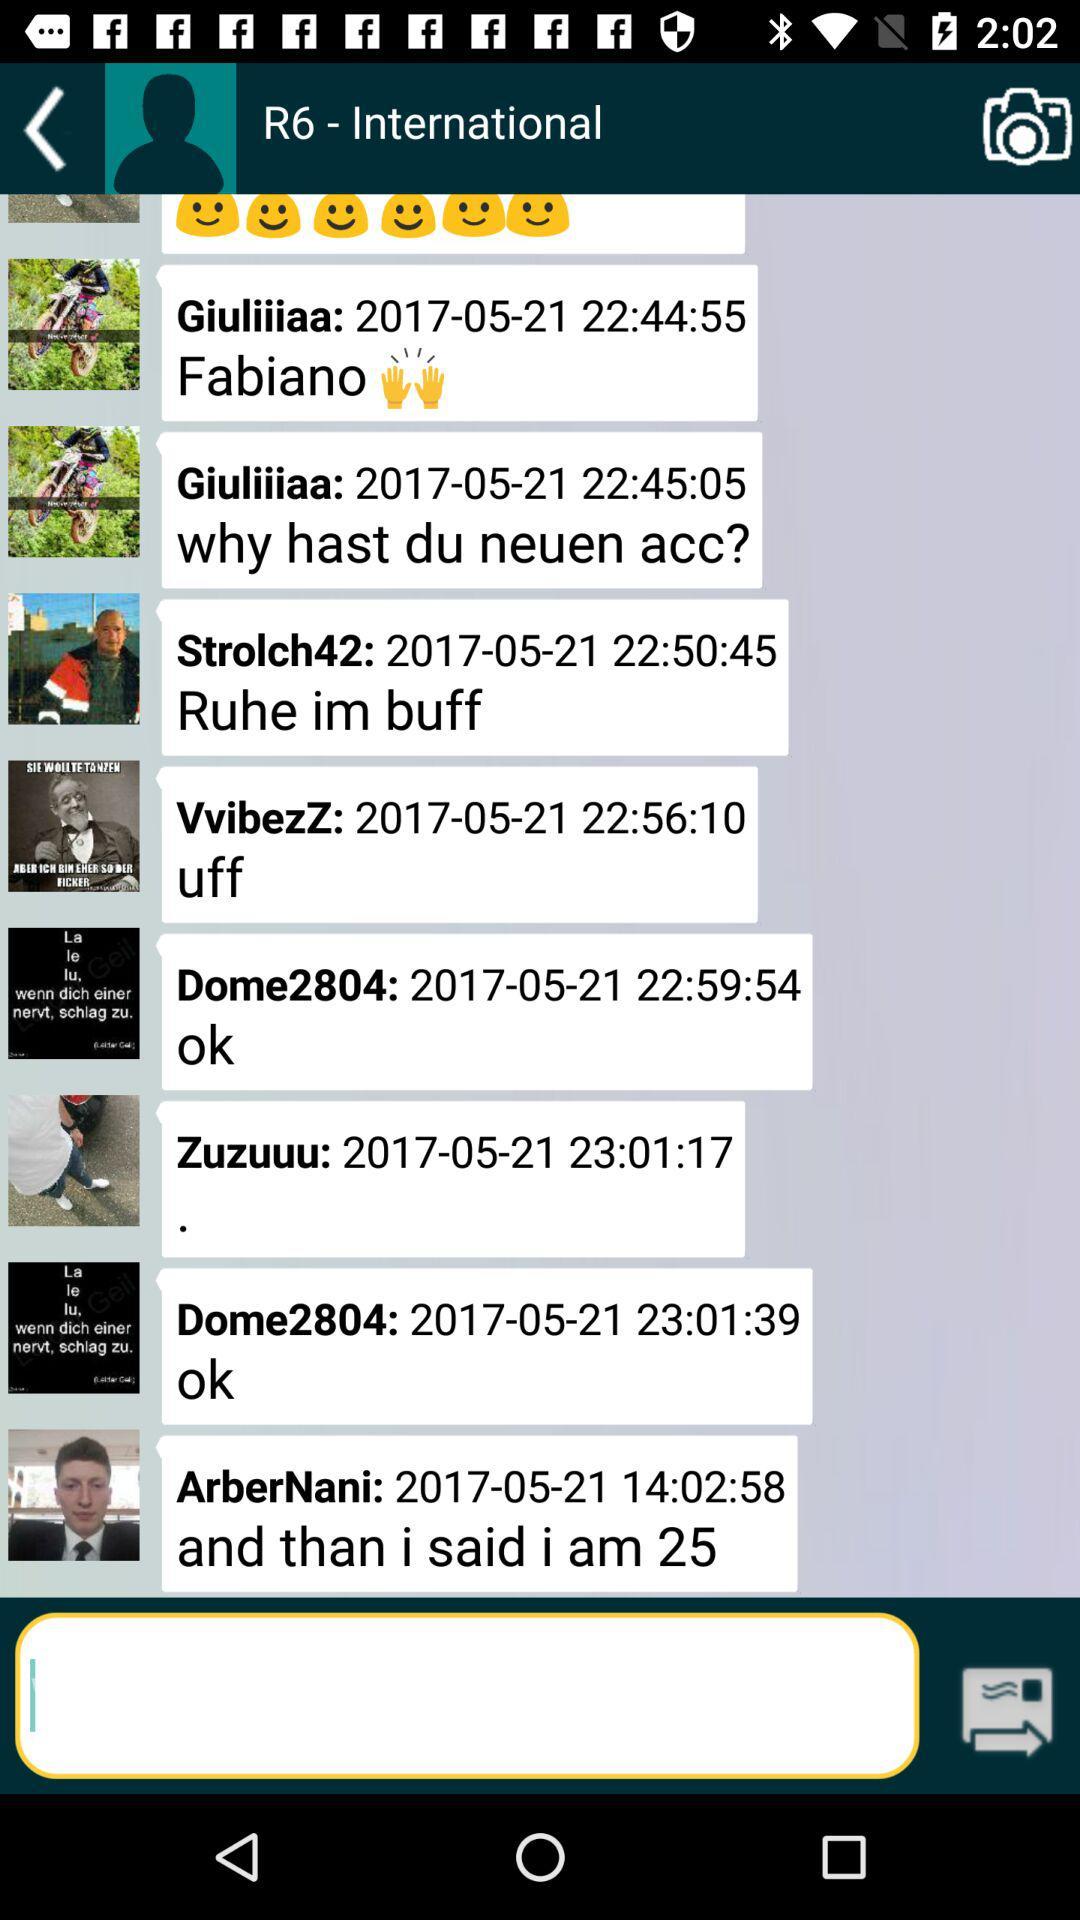 The width and height of the screenshot is (1080, 1920). I want to click on the fourth image of the page, so click(72, 826).